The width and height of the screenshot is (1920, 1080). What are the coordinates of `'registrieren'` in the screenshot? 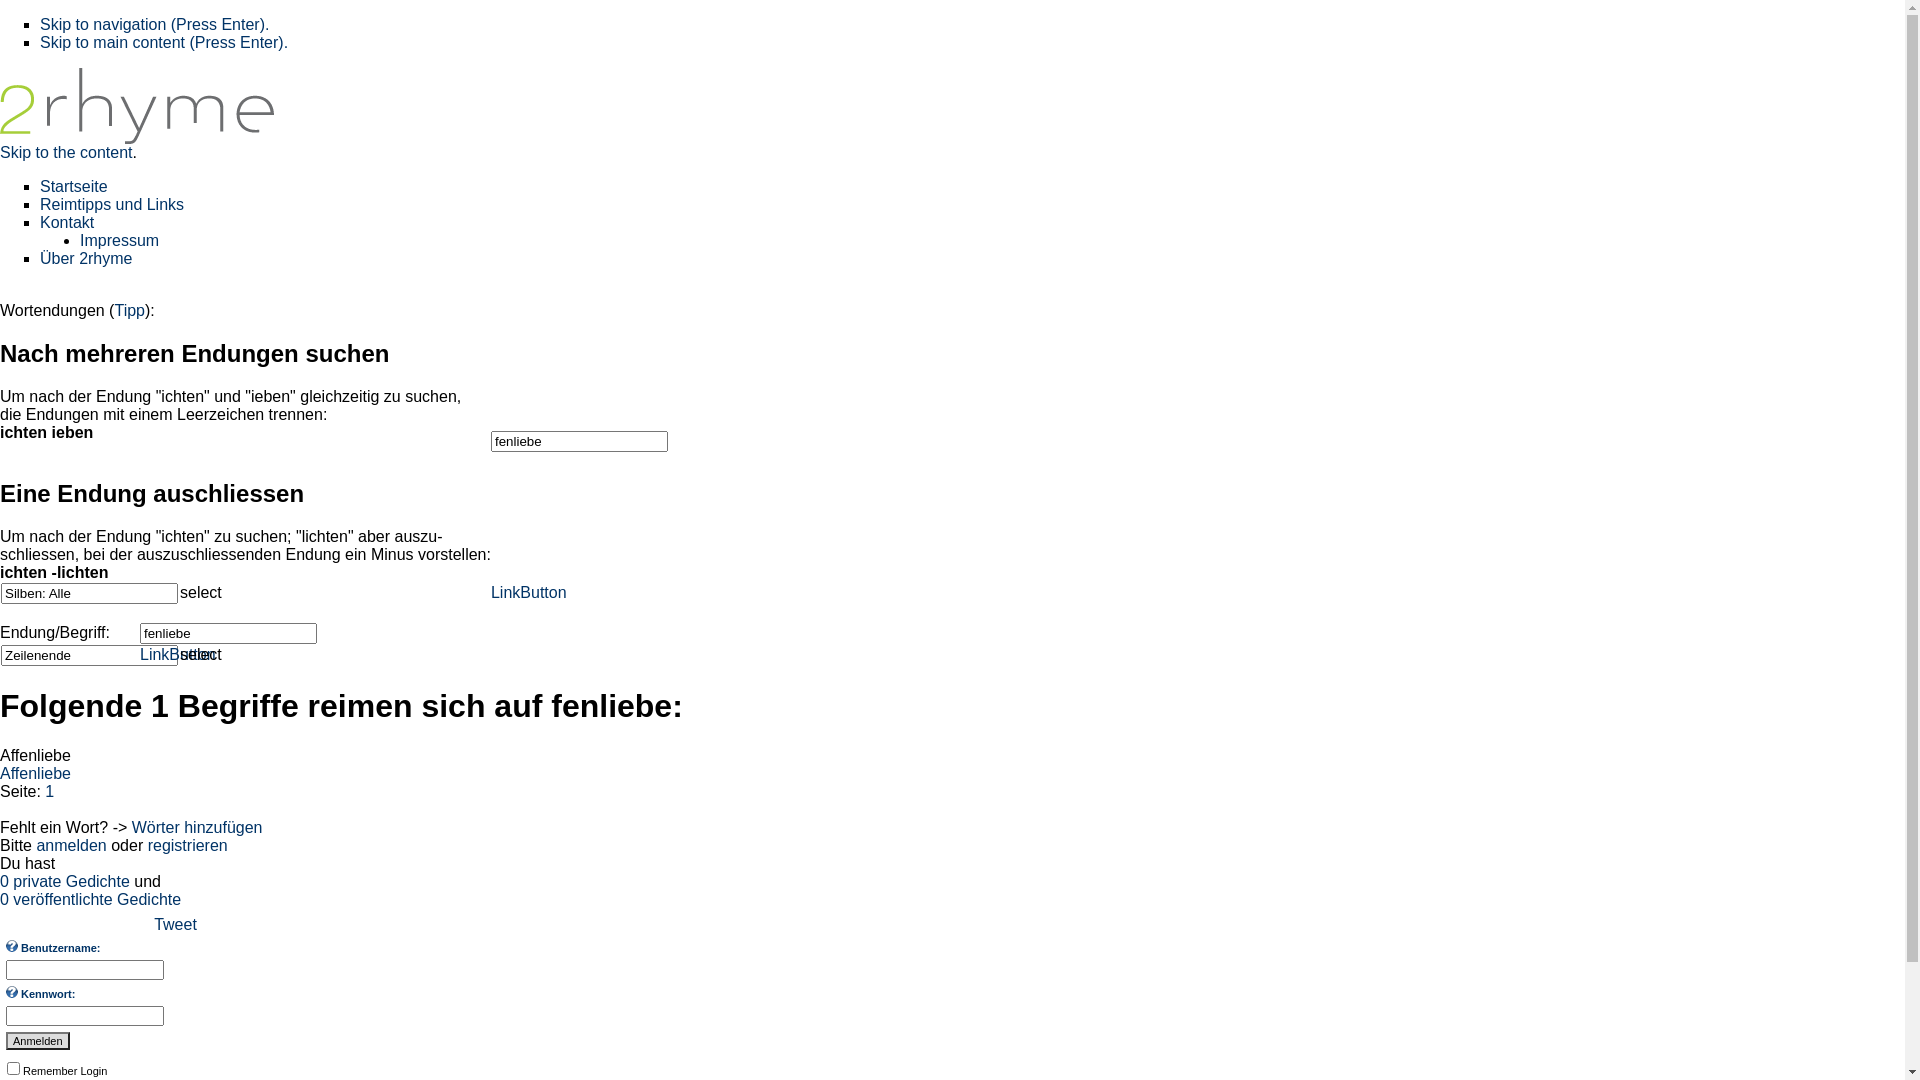 It's located at (187, 844).